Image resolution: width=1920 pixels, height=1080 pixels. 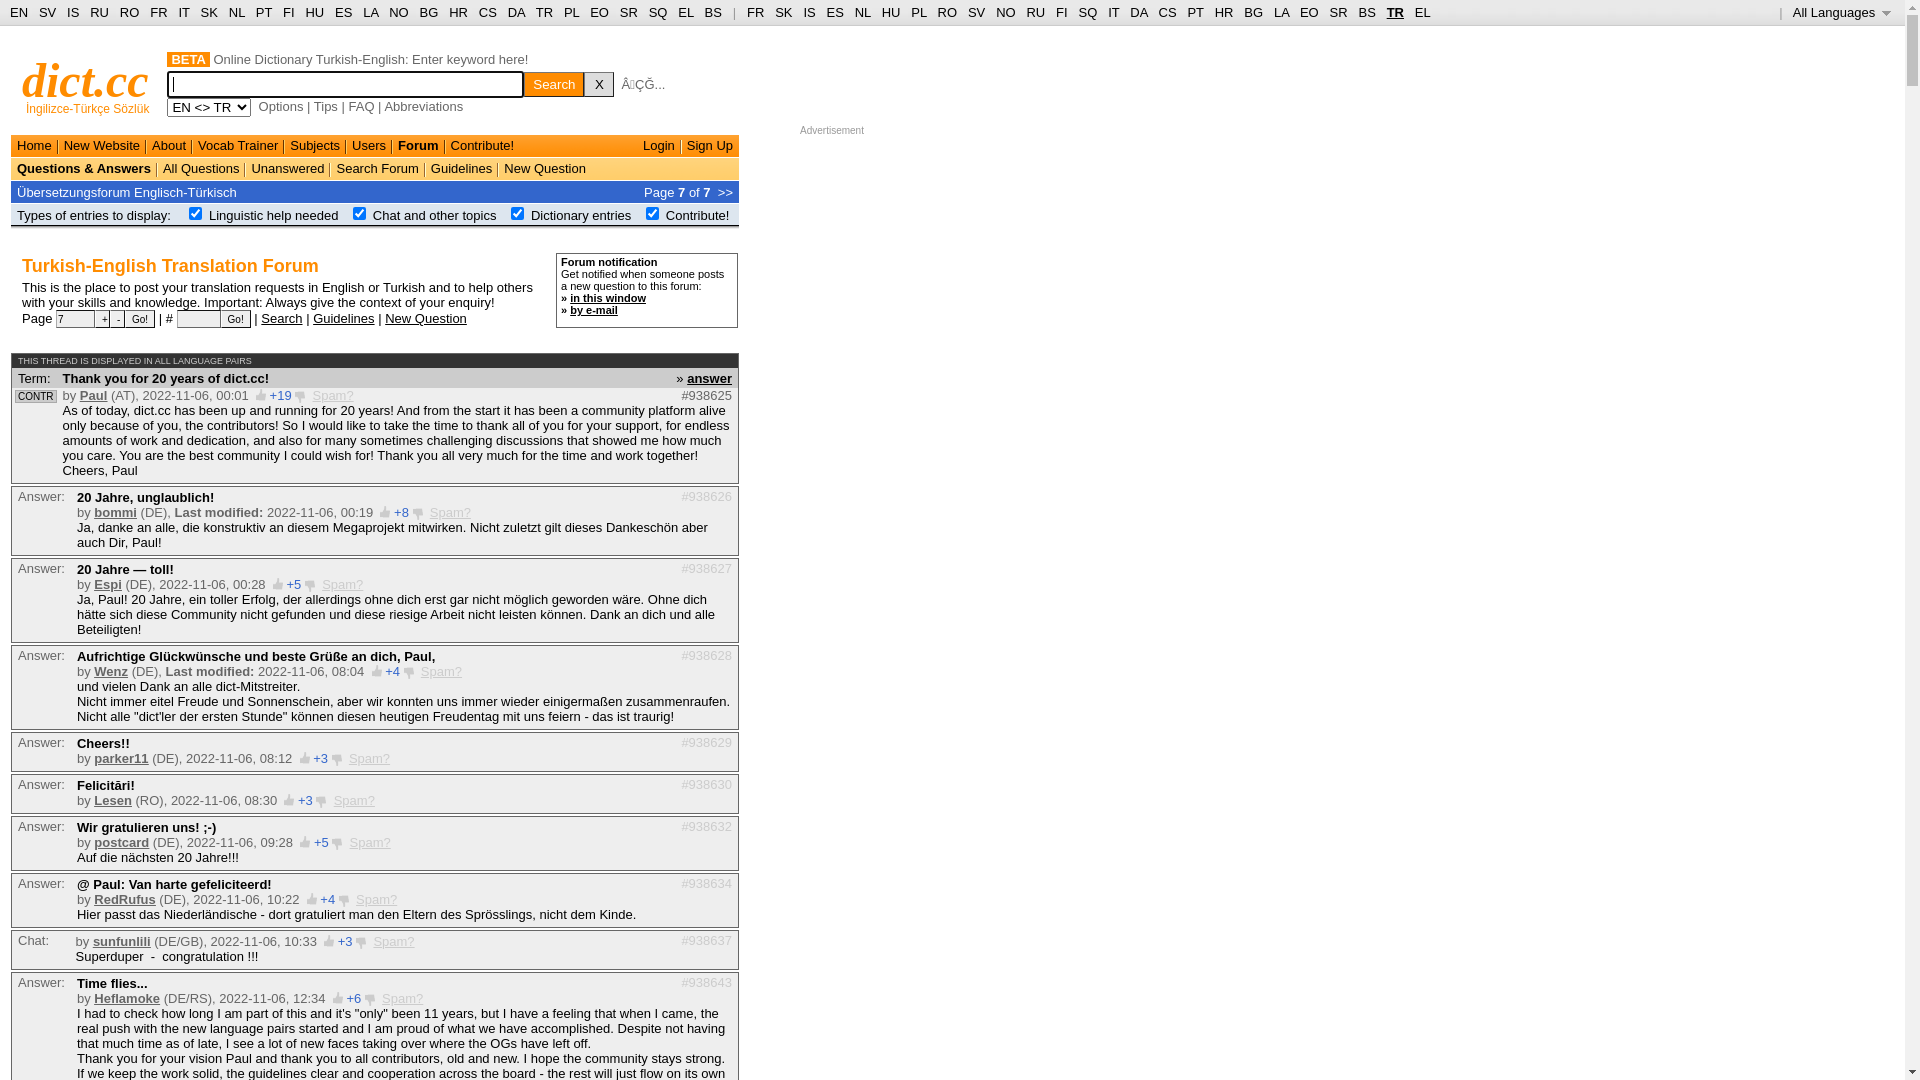 What do you see at coordinates (1112, 12) in the screenshot?
I see `'IT'` at bounding box center [1112, 12].